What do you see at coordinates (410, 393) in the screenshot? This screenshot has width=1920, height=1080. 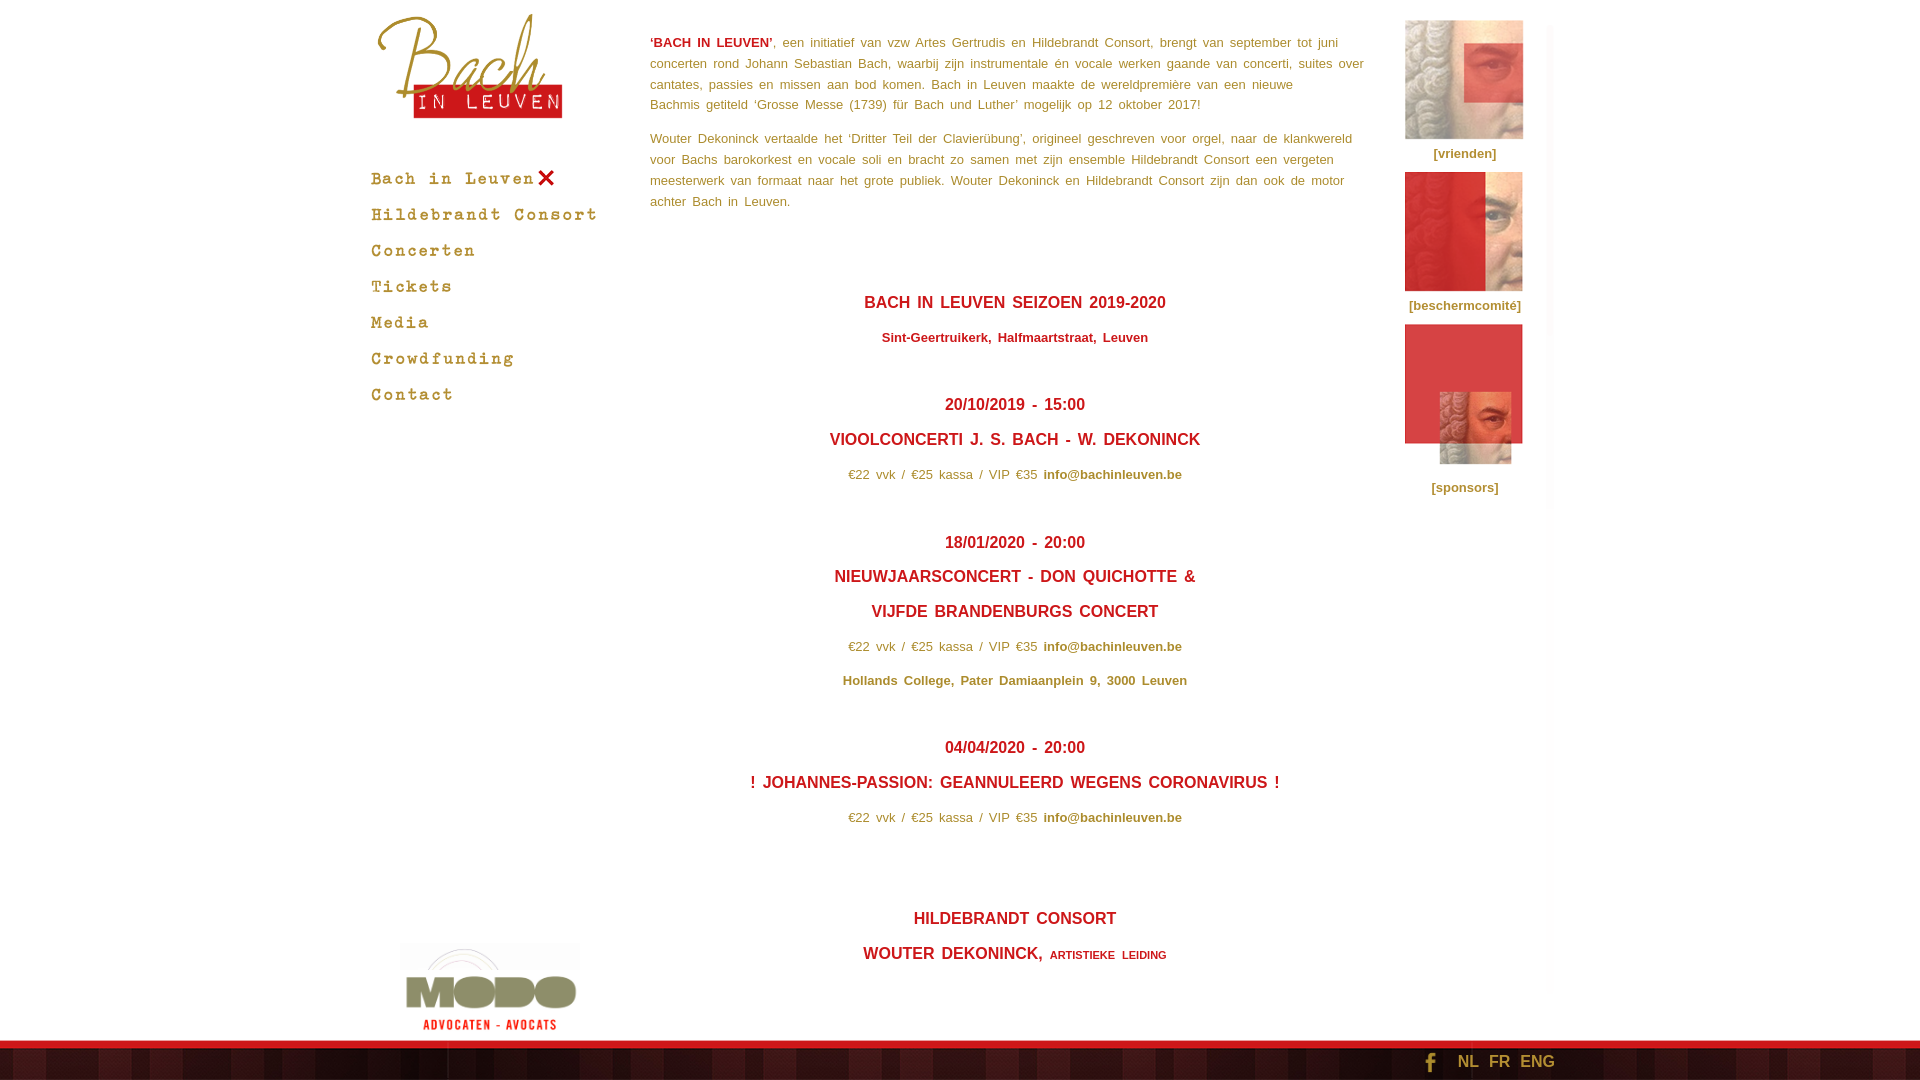 I see `'Contact'` at bounding box center [410, 393].